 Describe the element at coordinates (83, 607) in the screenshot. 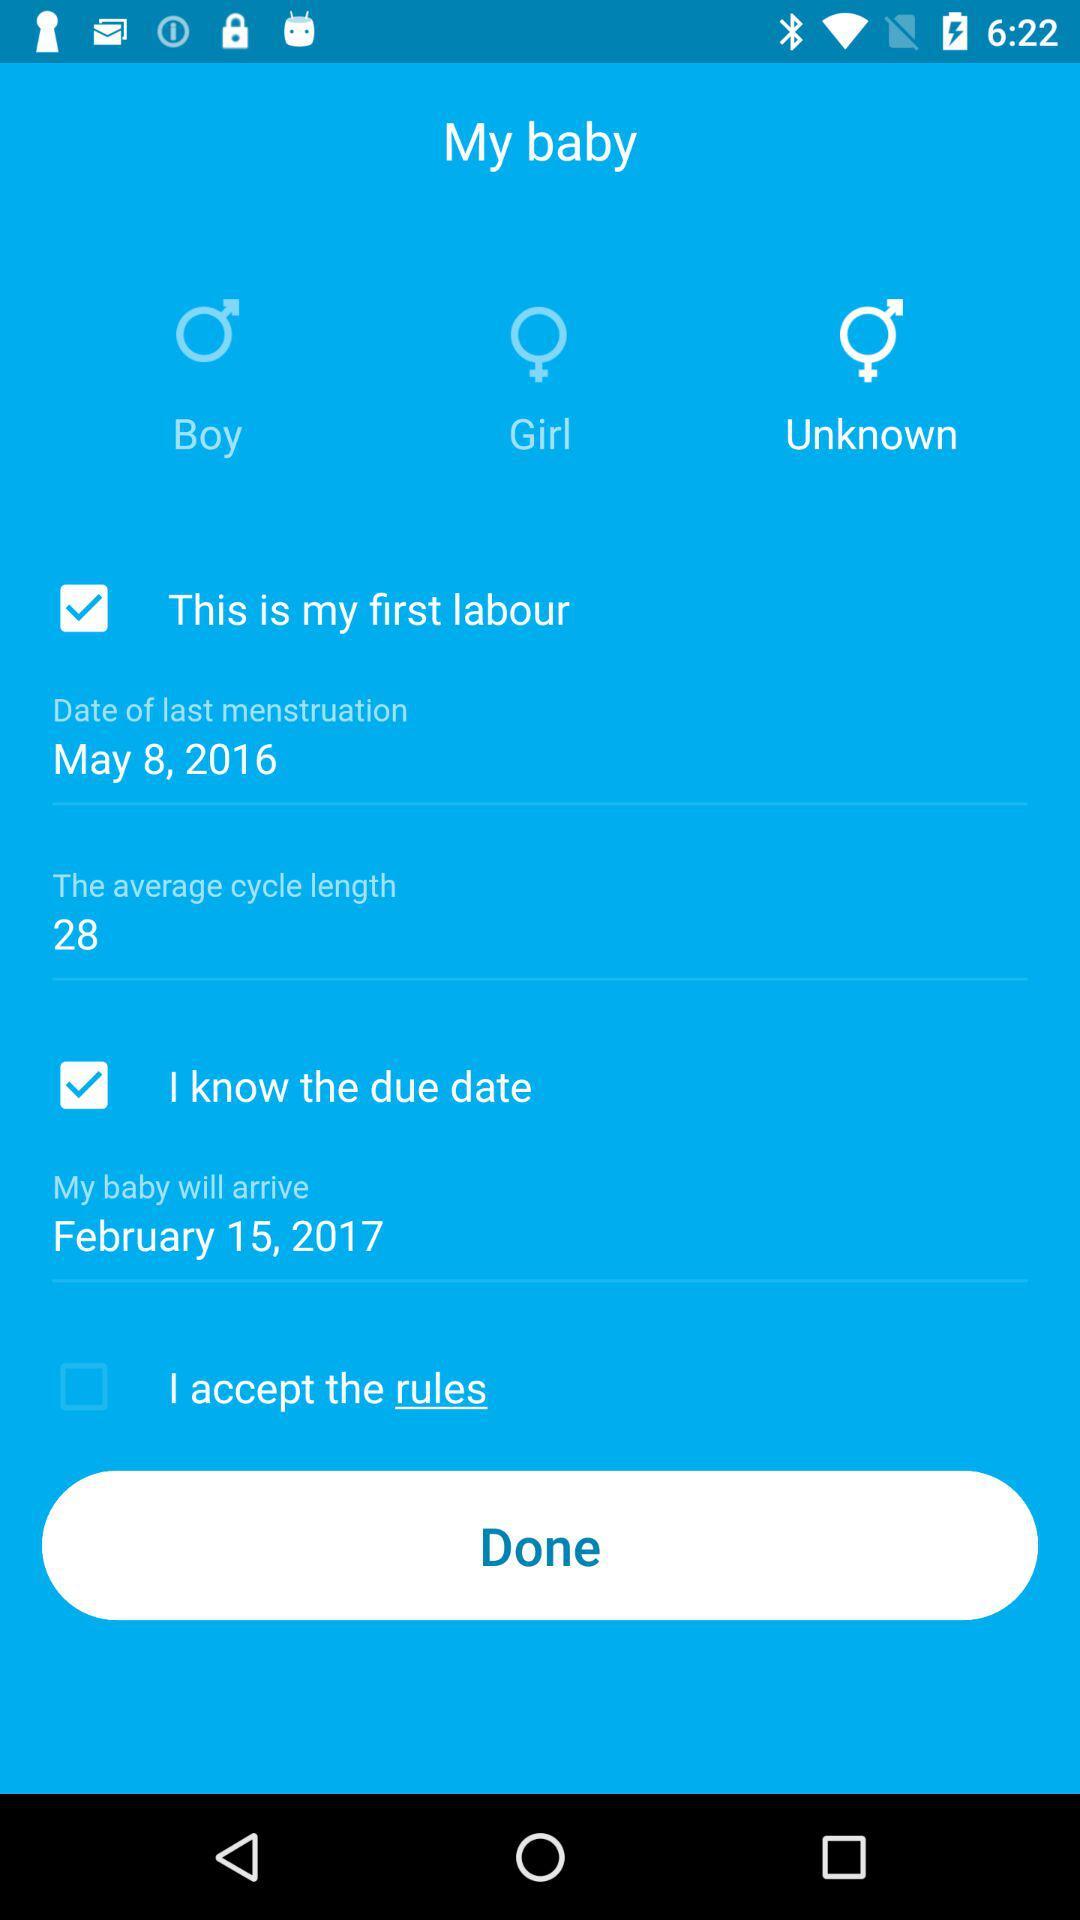

I see `yes/no` at that location.